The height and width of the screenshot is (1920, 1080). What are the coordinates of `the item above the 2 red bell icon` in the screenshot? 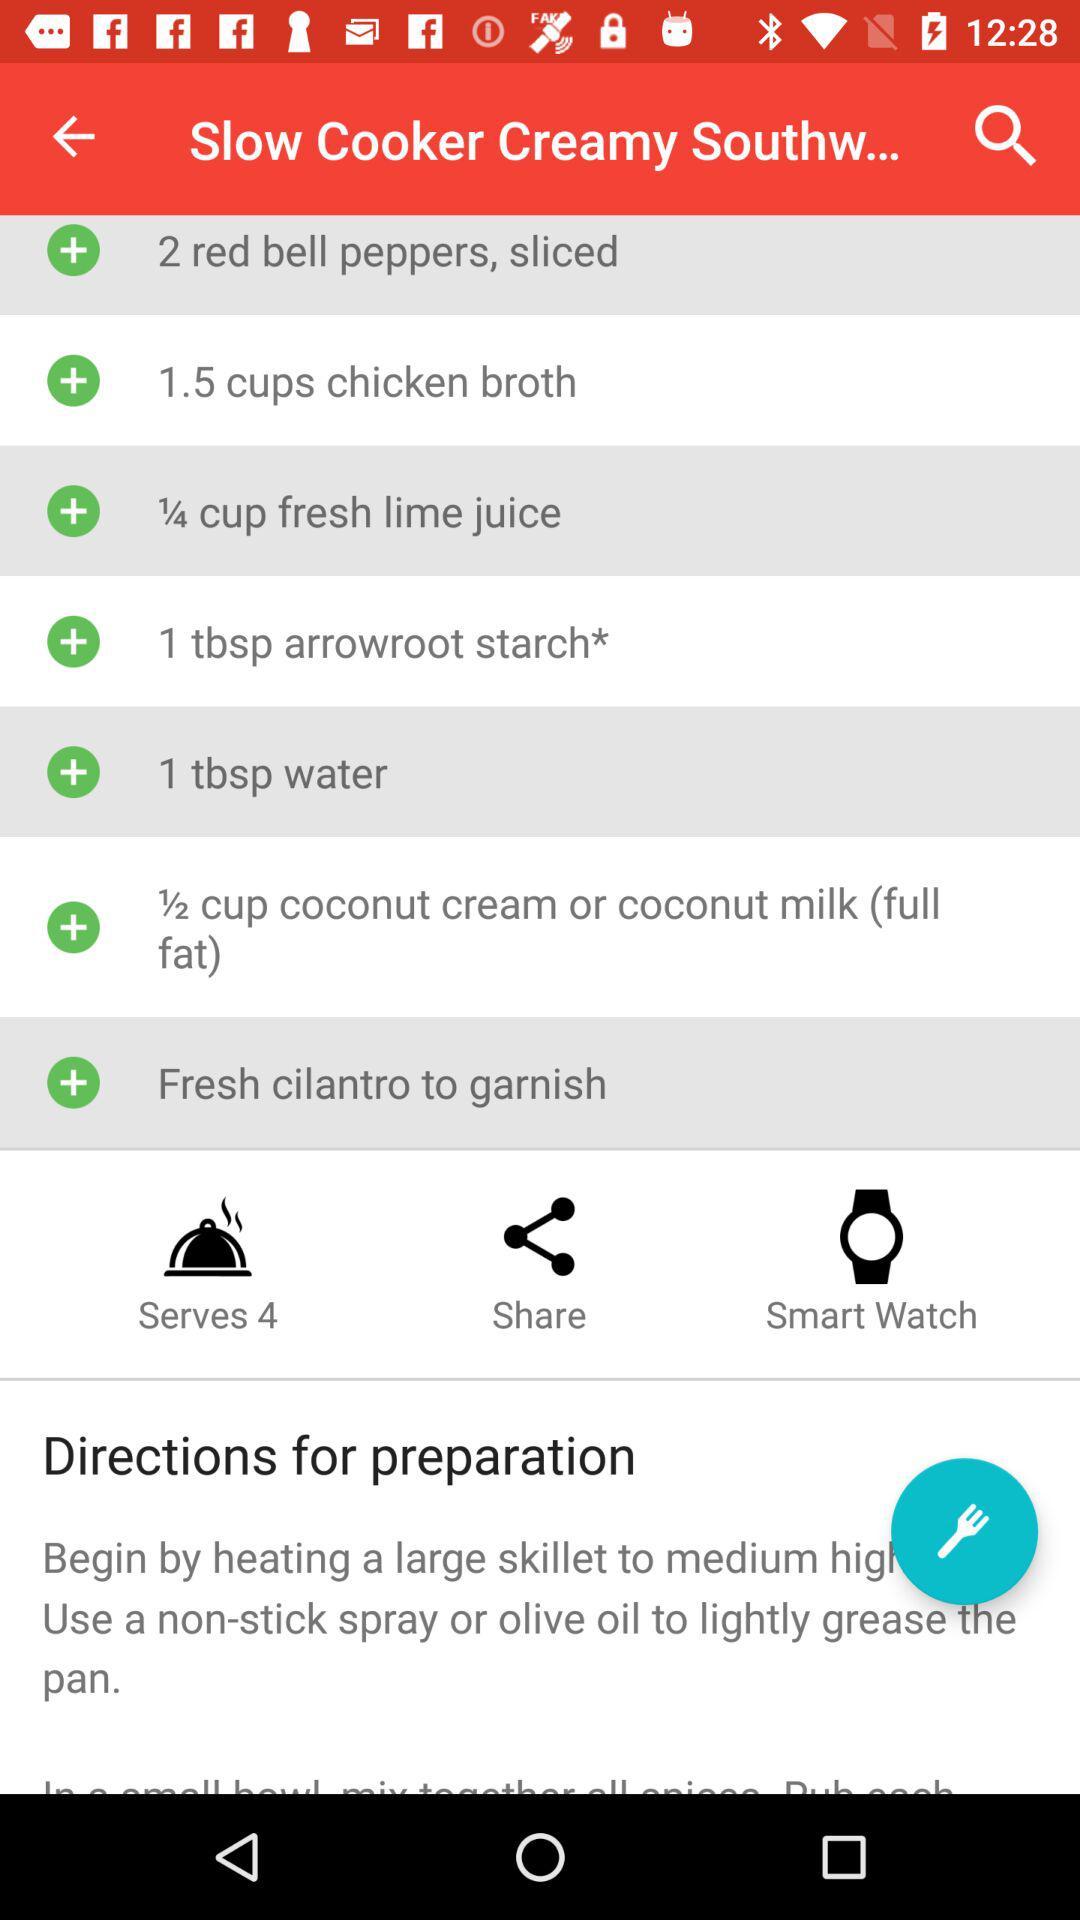 It's located at (1006, 135).